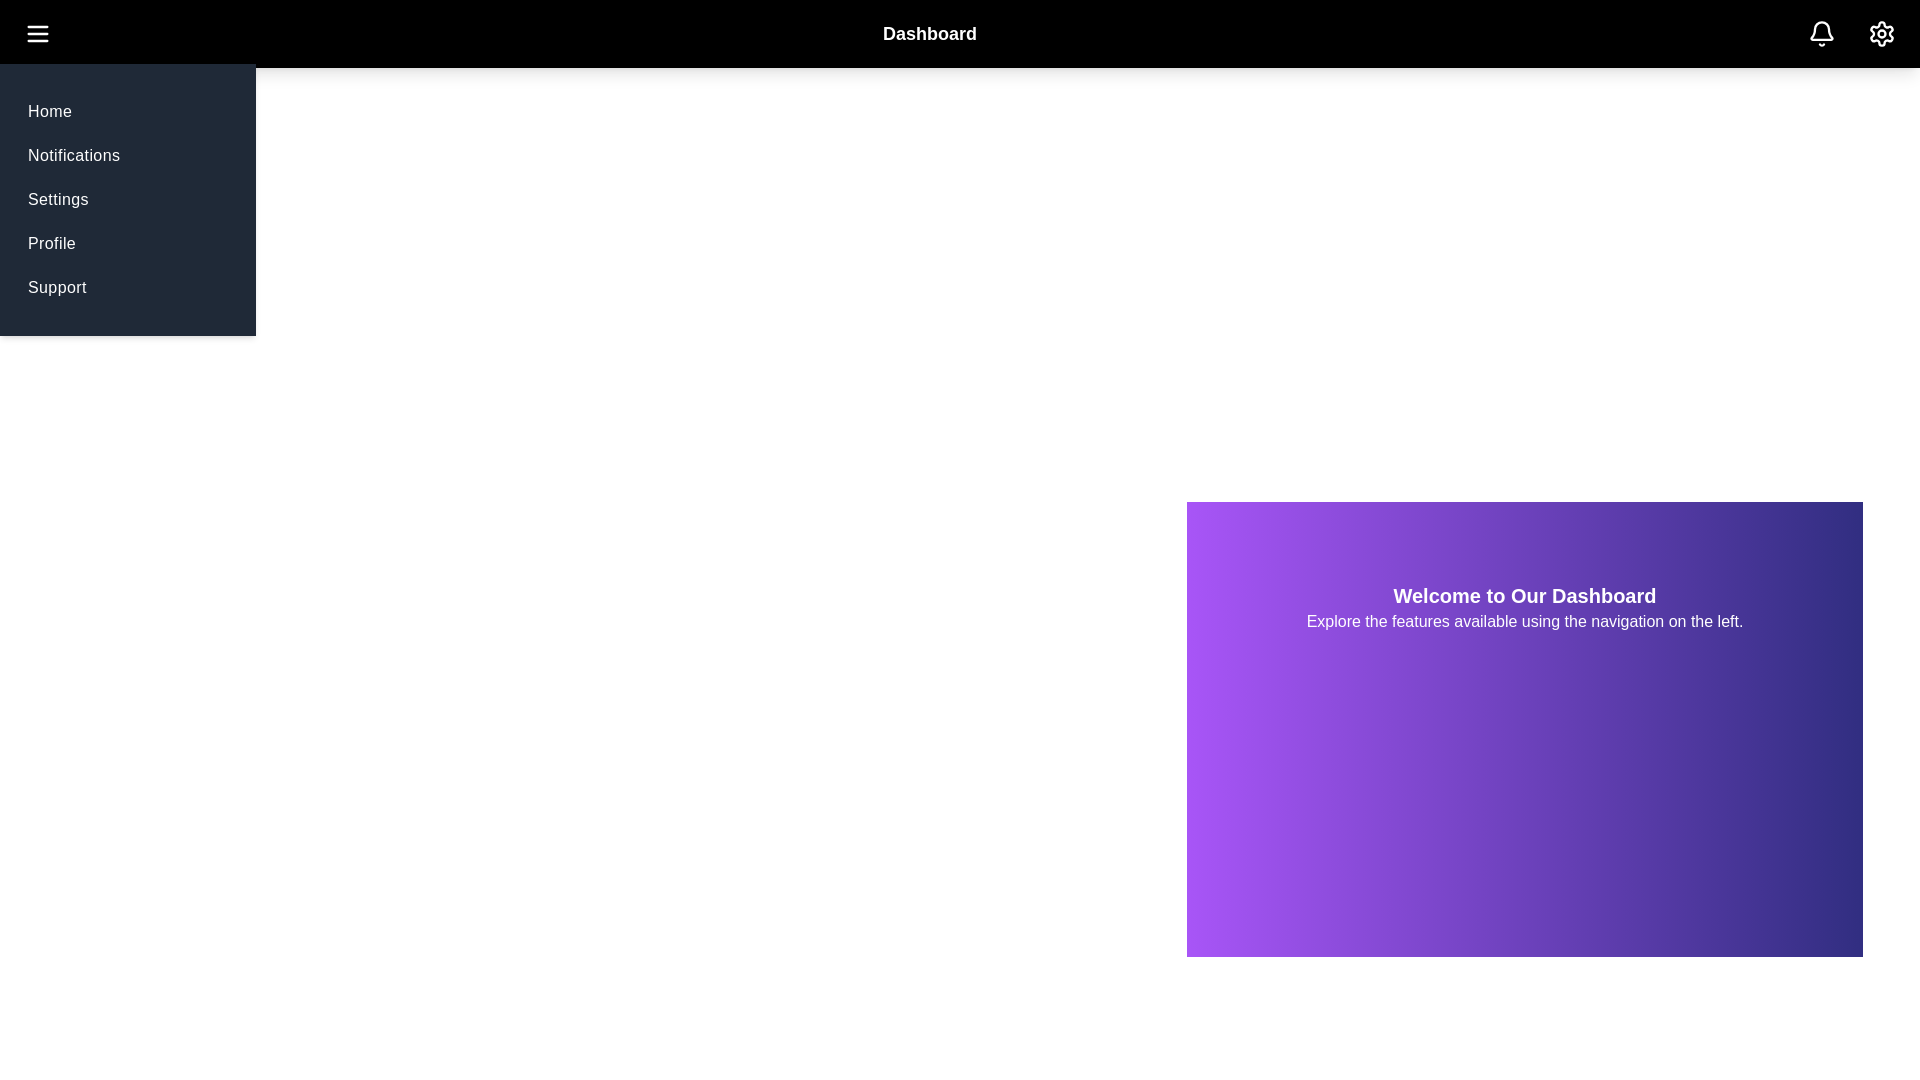  What do you see at coordinates (57, 200) in the screenshot?
I see `the navigation menu item Settings` at bounding box center [57, 200].